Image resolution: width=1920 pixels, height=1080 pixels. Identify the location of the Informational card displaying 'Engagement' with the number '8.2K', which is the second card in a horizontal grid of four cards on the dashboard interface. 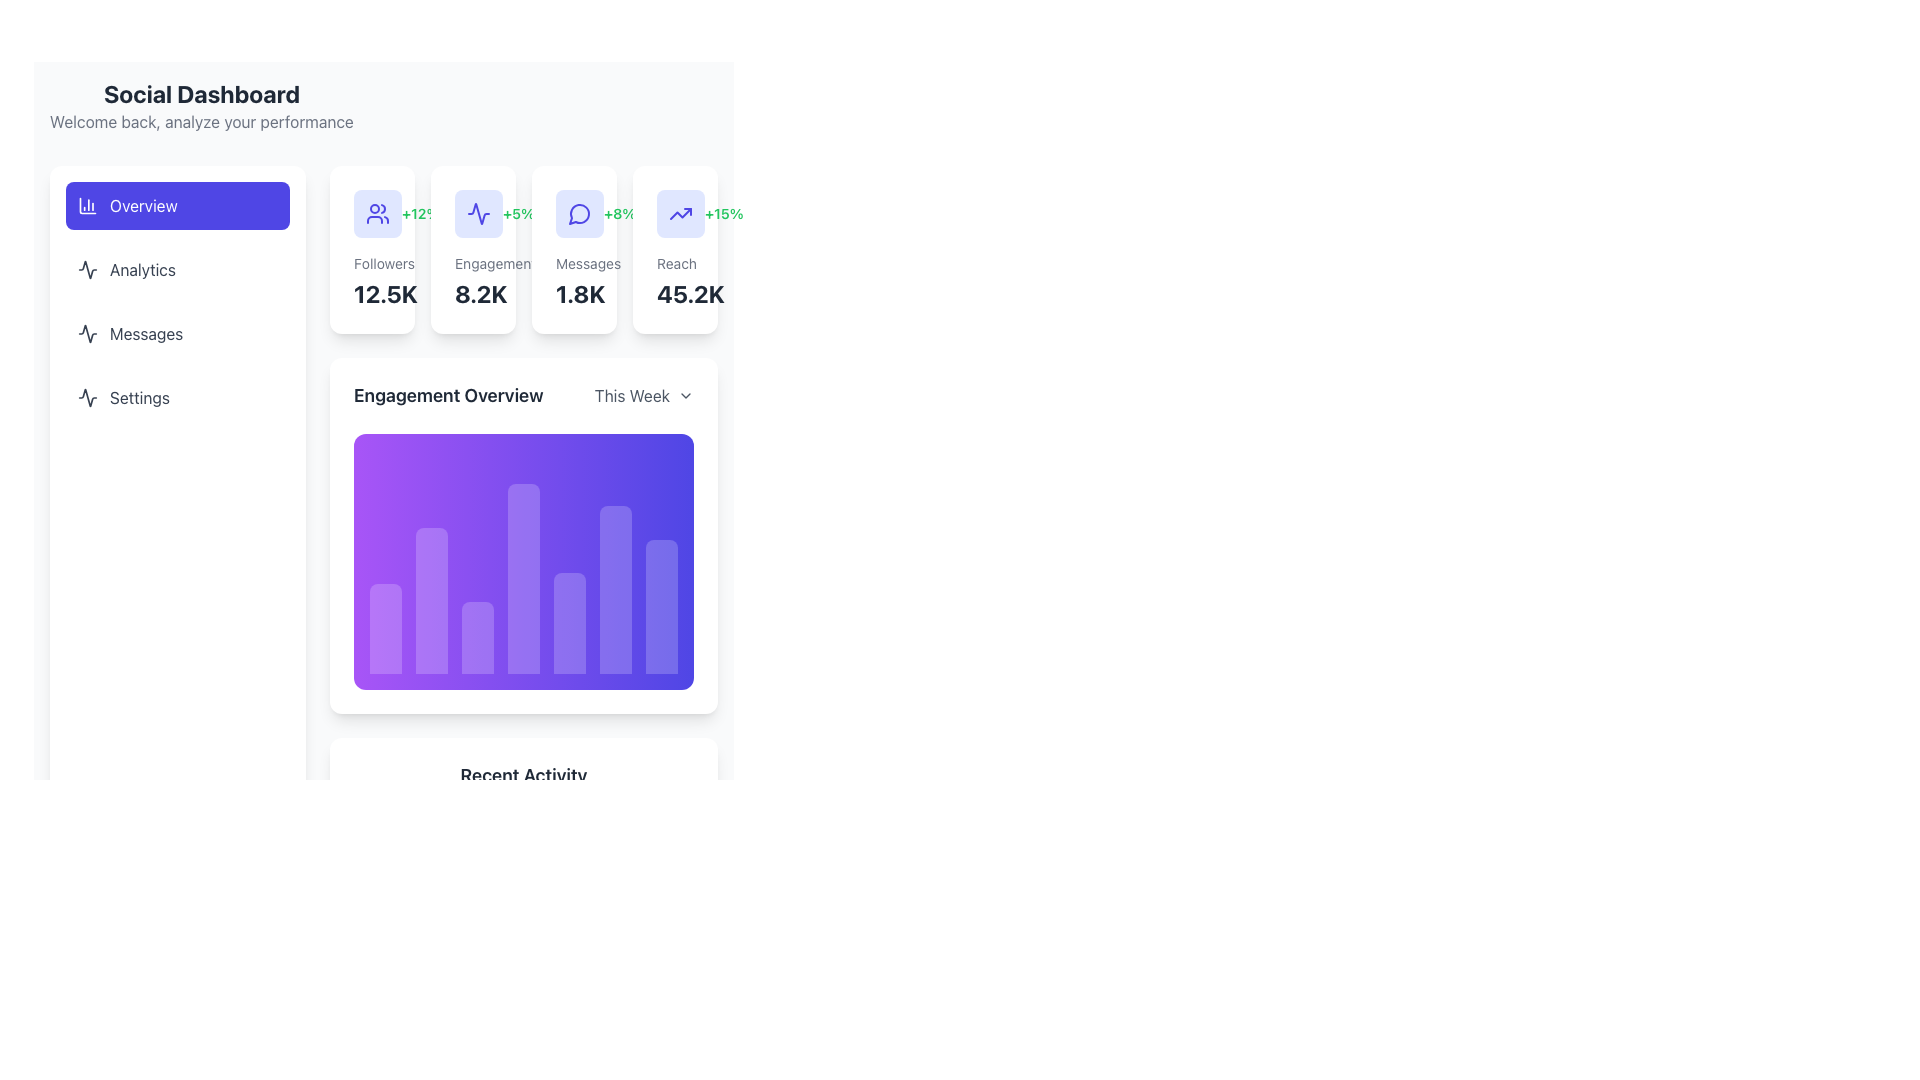
(472, 249).